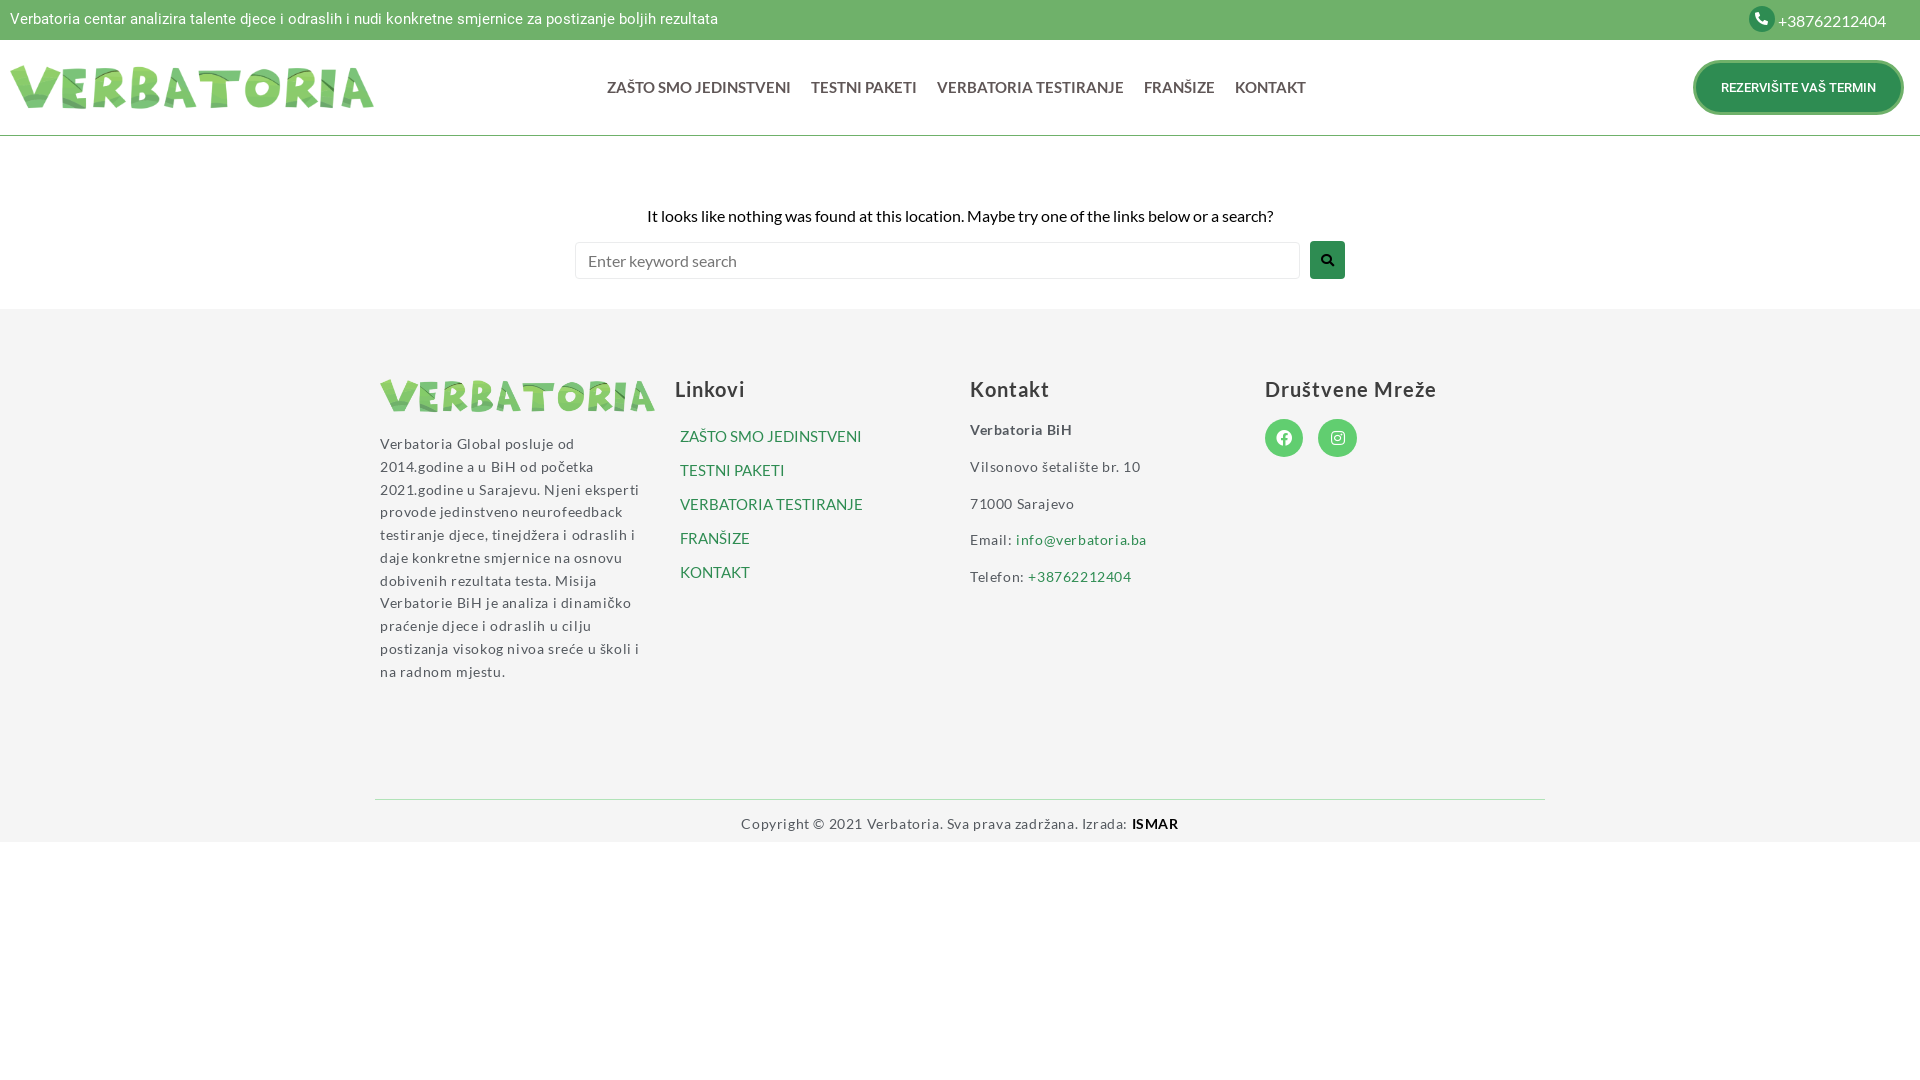 The height and width of the screenshot is (1080, 1920). Describe the element at coordinates (807, 571) in the screenshot. I see `'KONTAKT'` at that location.